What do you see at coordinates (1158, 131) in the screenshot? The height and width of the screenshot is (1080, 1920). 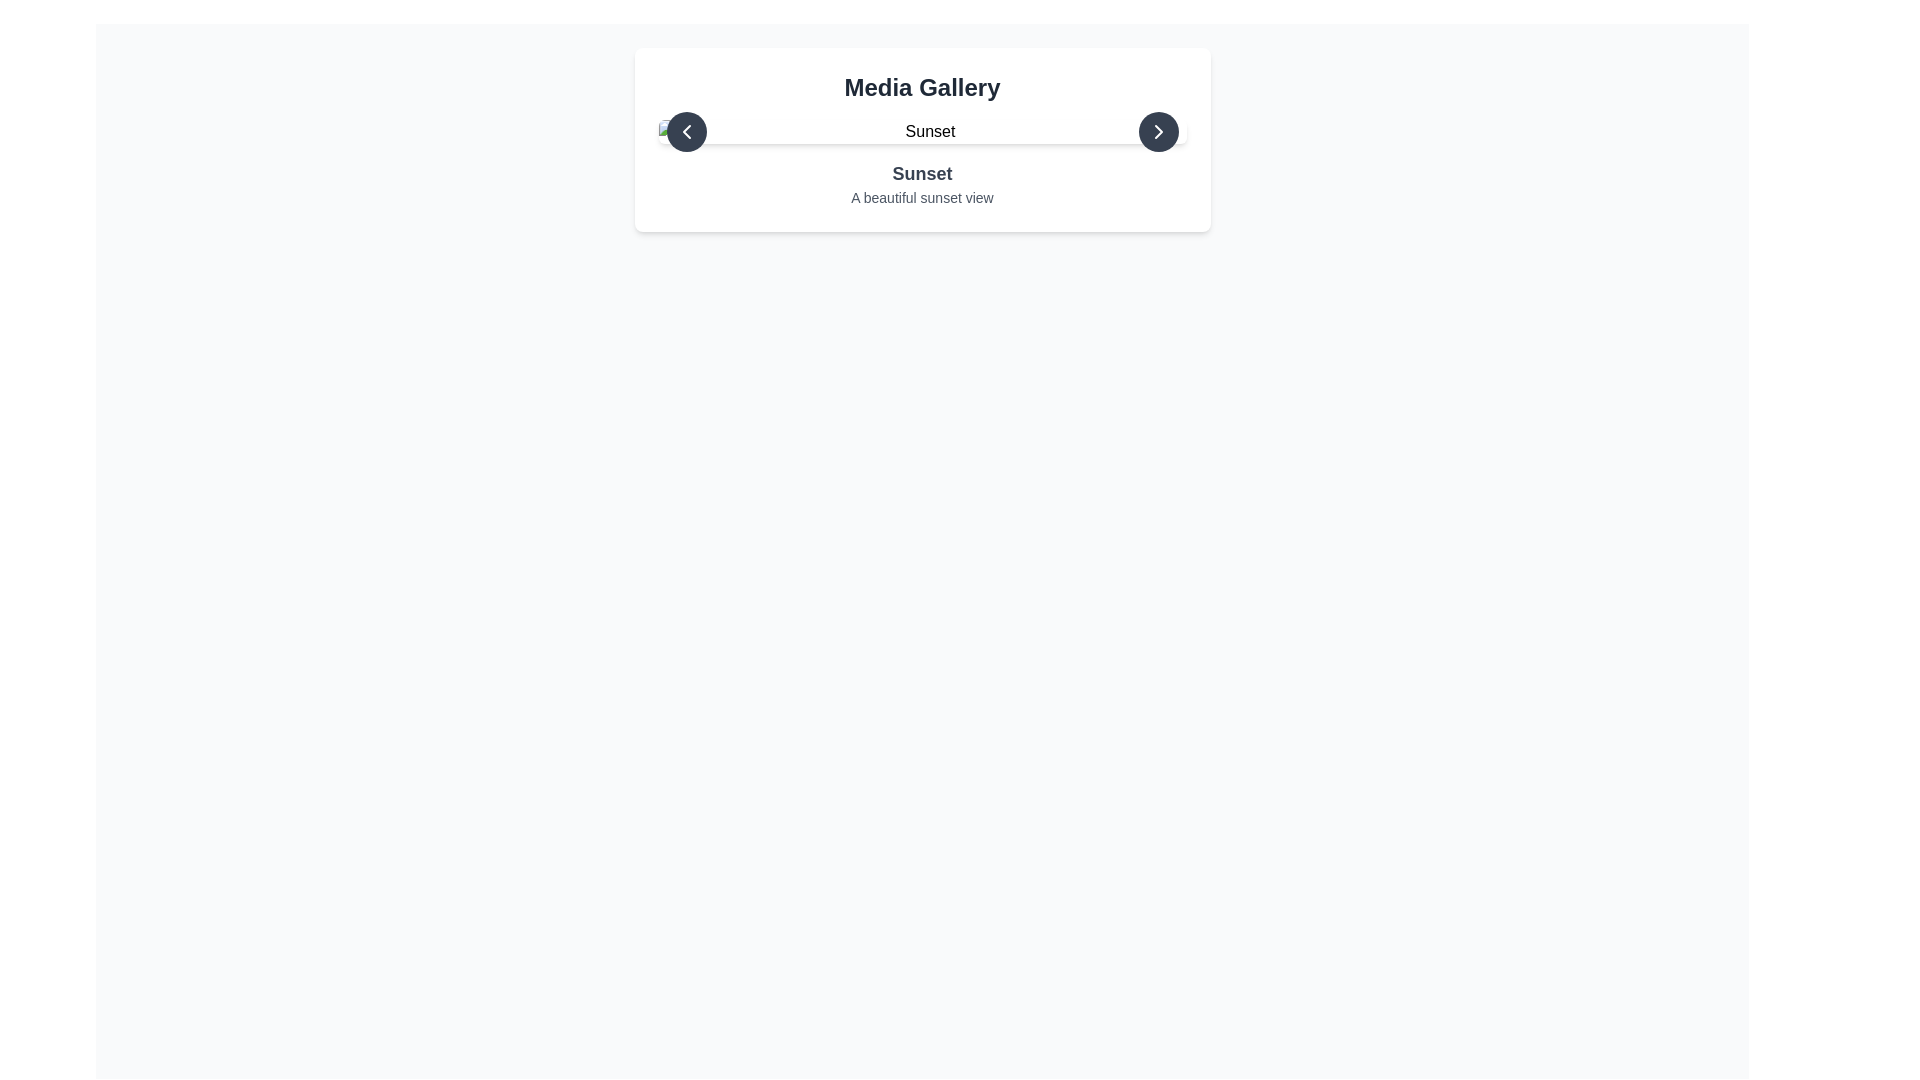 I see `the right-side button in the media gallery` at bounding box center [1158, 131].